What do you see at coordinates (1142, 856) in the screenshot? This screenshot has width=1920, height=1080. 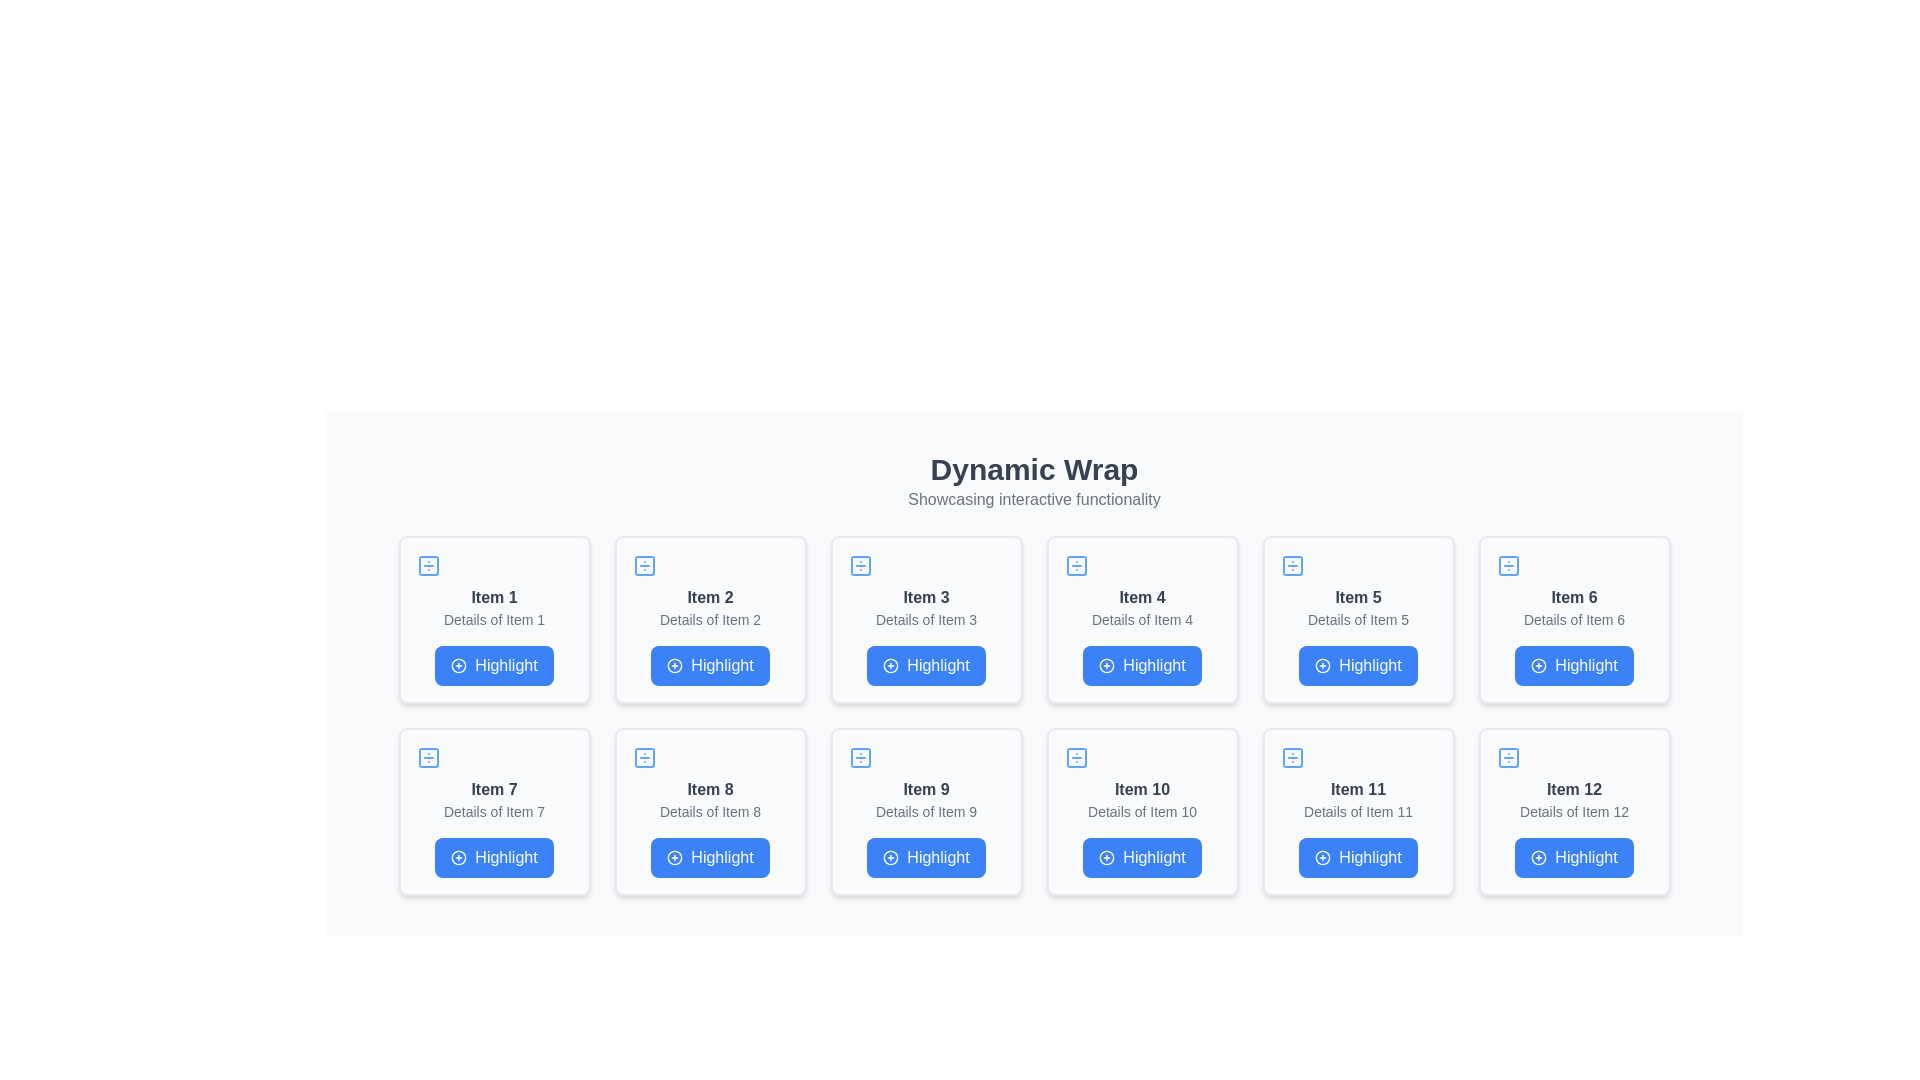 I see `the blue button labeled 'Highlight' with a plus icon on its left, located at the bottom of the 'Item 10' card in the fourth row of the grid layout` at bounding box center [1142, 856].